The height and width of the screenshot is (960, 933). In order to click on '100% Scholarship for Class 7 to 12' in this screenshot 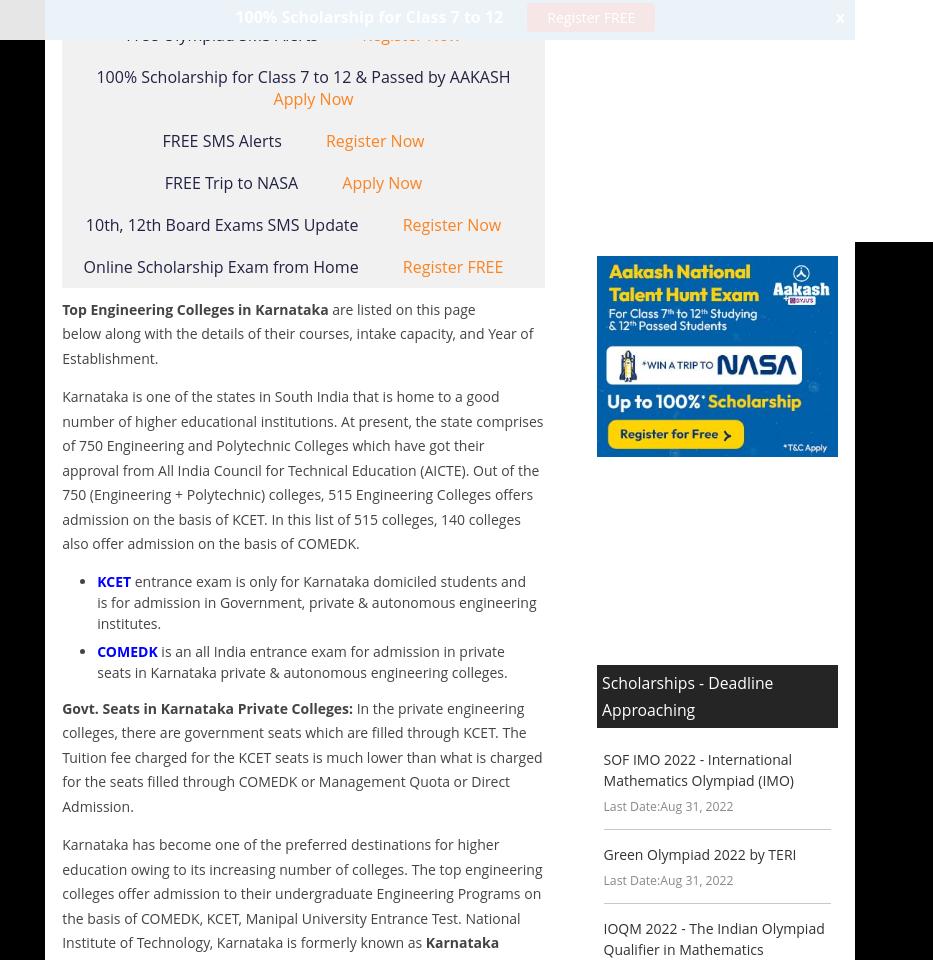, I will do `click(370, 15)`.